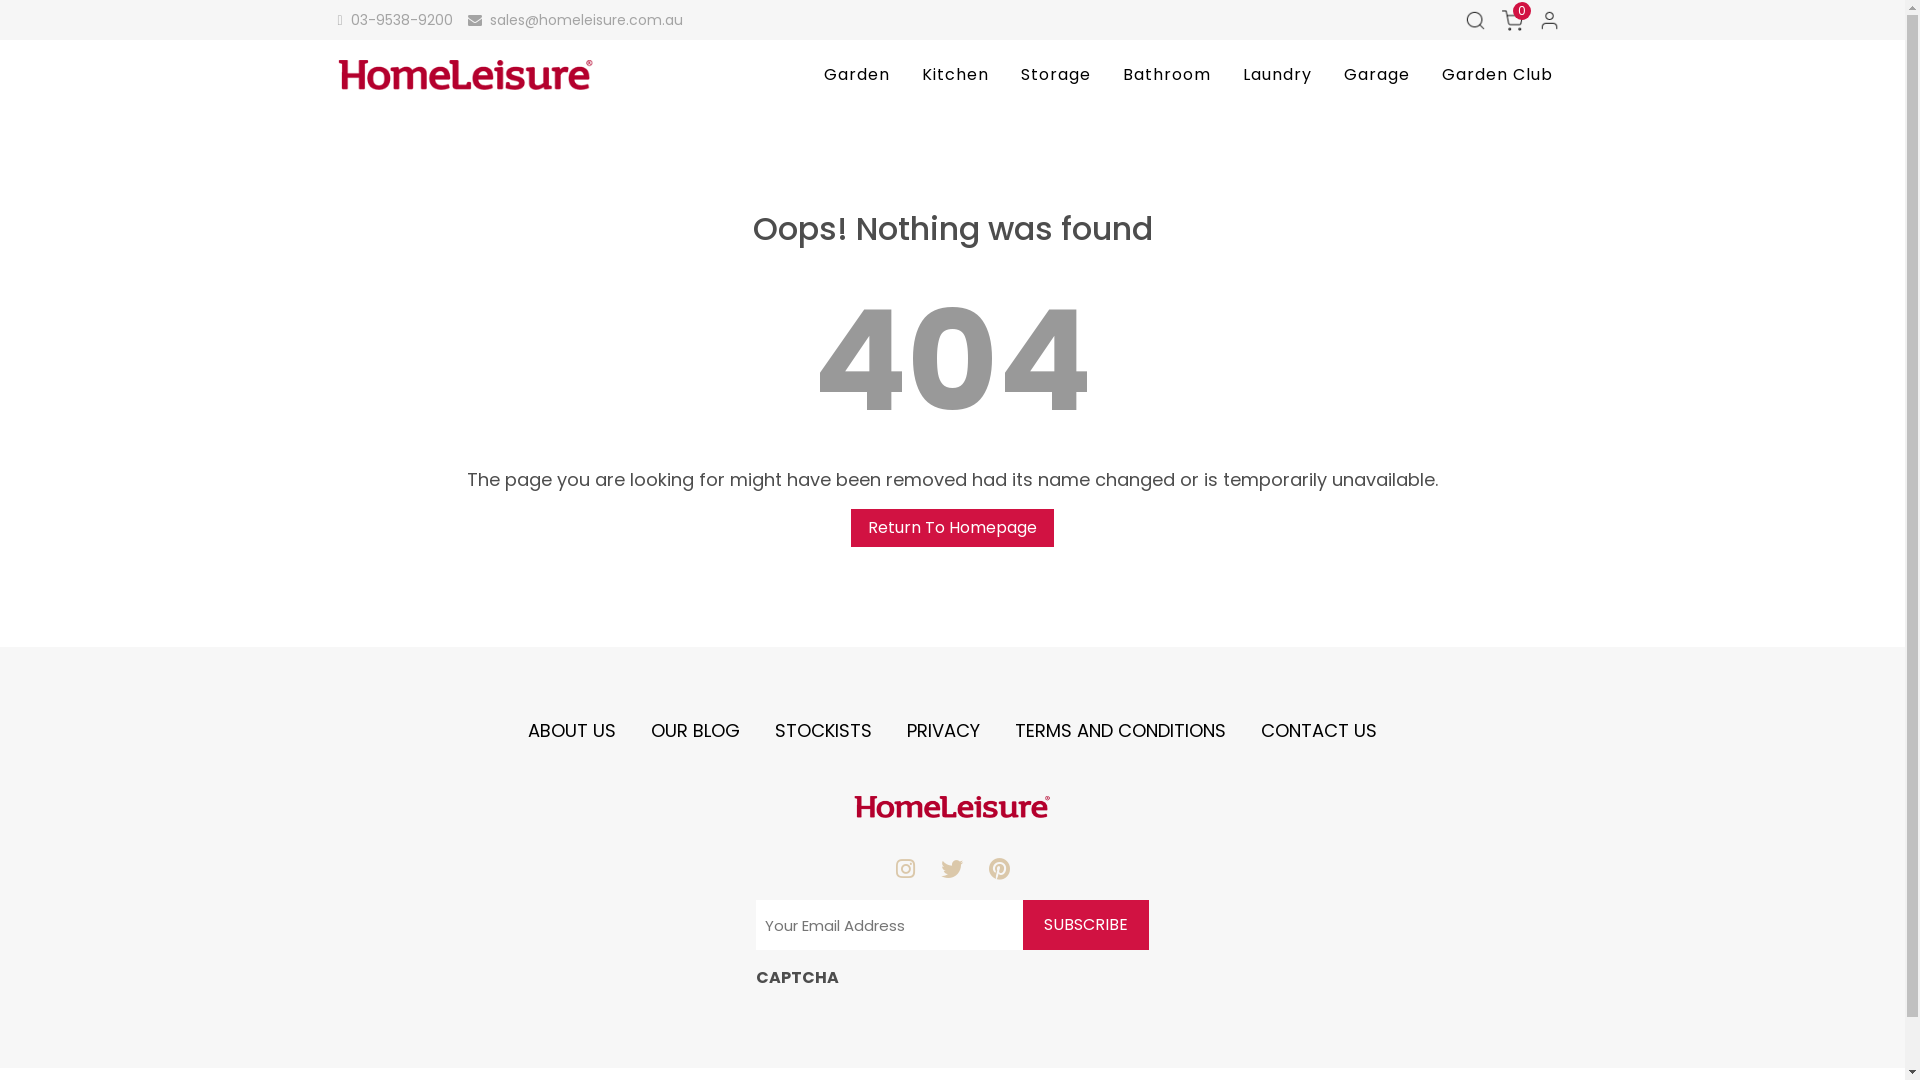 This screenshot has height=1080, width=1920. I want to click on 'PRIVACY', so click(942, 730).